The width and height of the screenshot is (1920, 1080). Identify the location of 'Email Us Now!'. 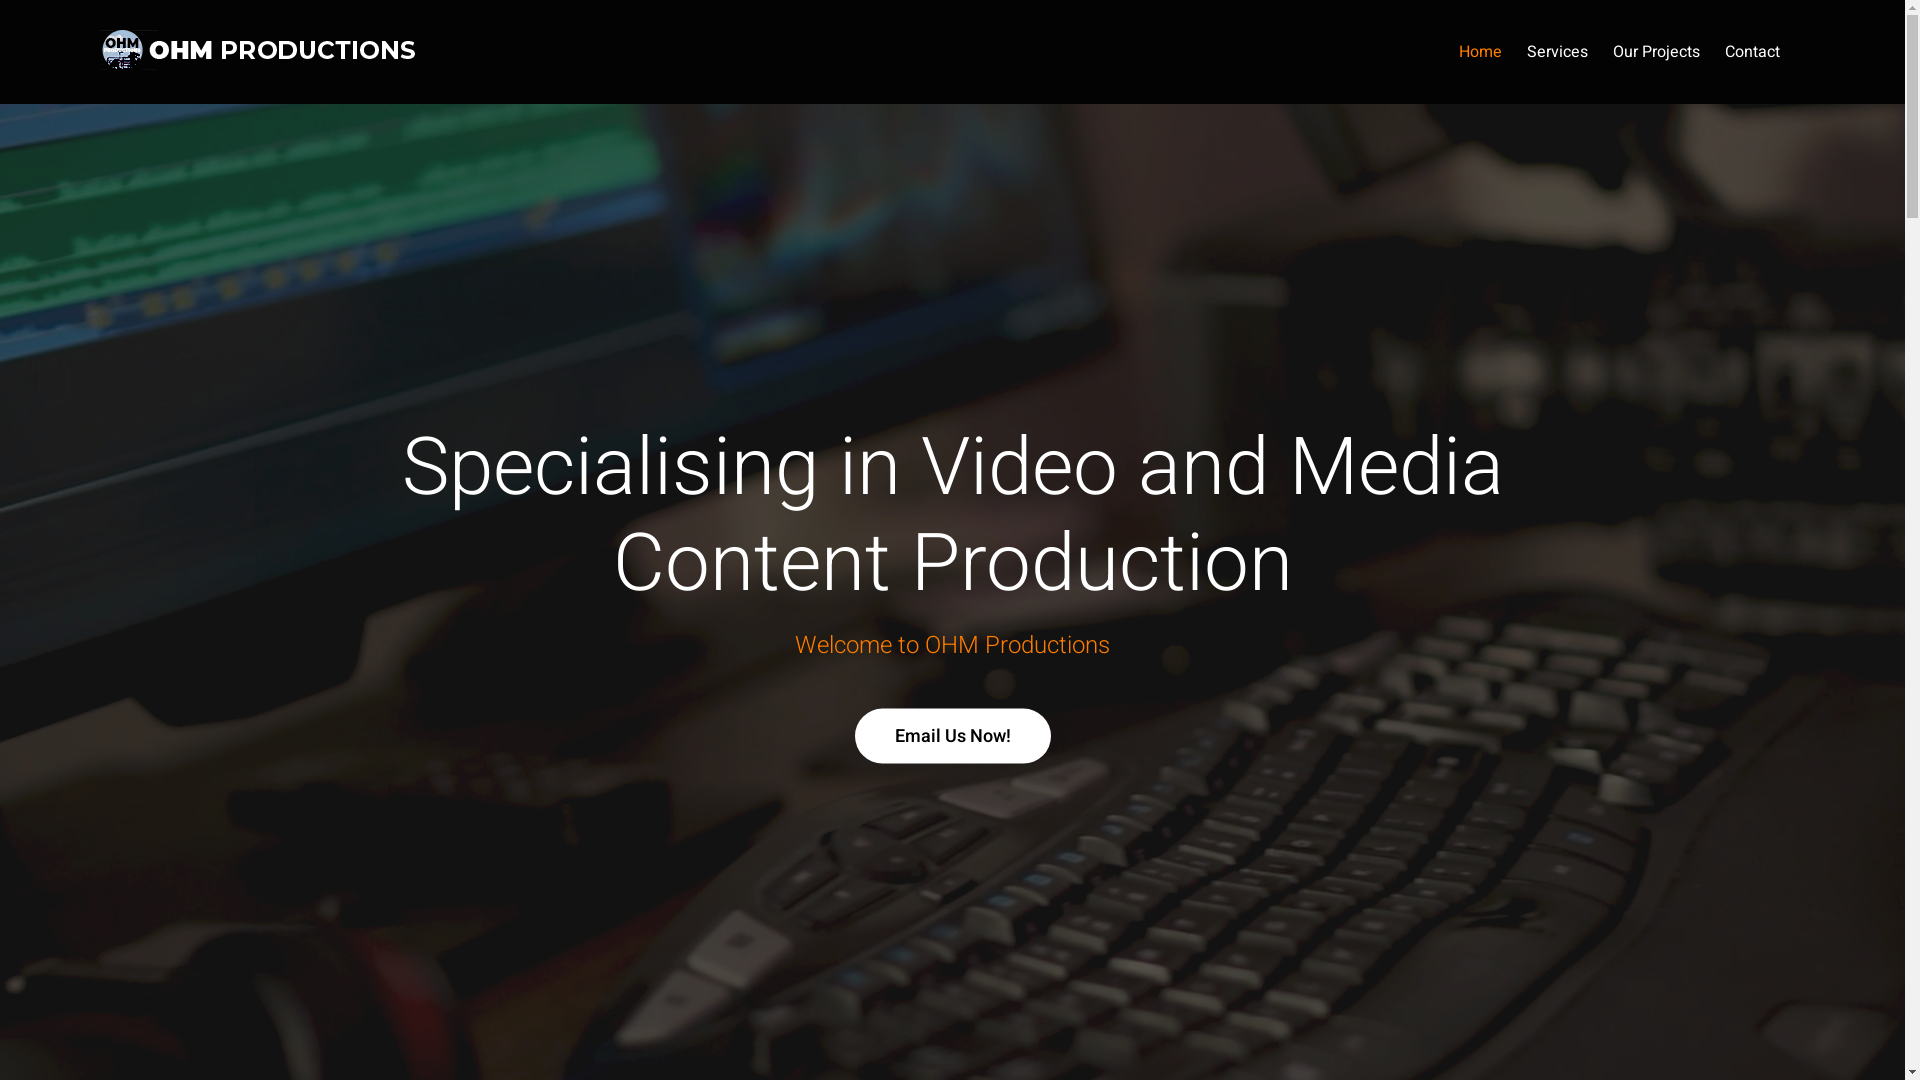
(950, 735).